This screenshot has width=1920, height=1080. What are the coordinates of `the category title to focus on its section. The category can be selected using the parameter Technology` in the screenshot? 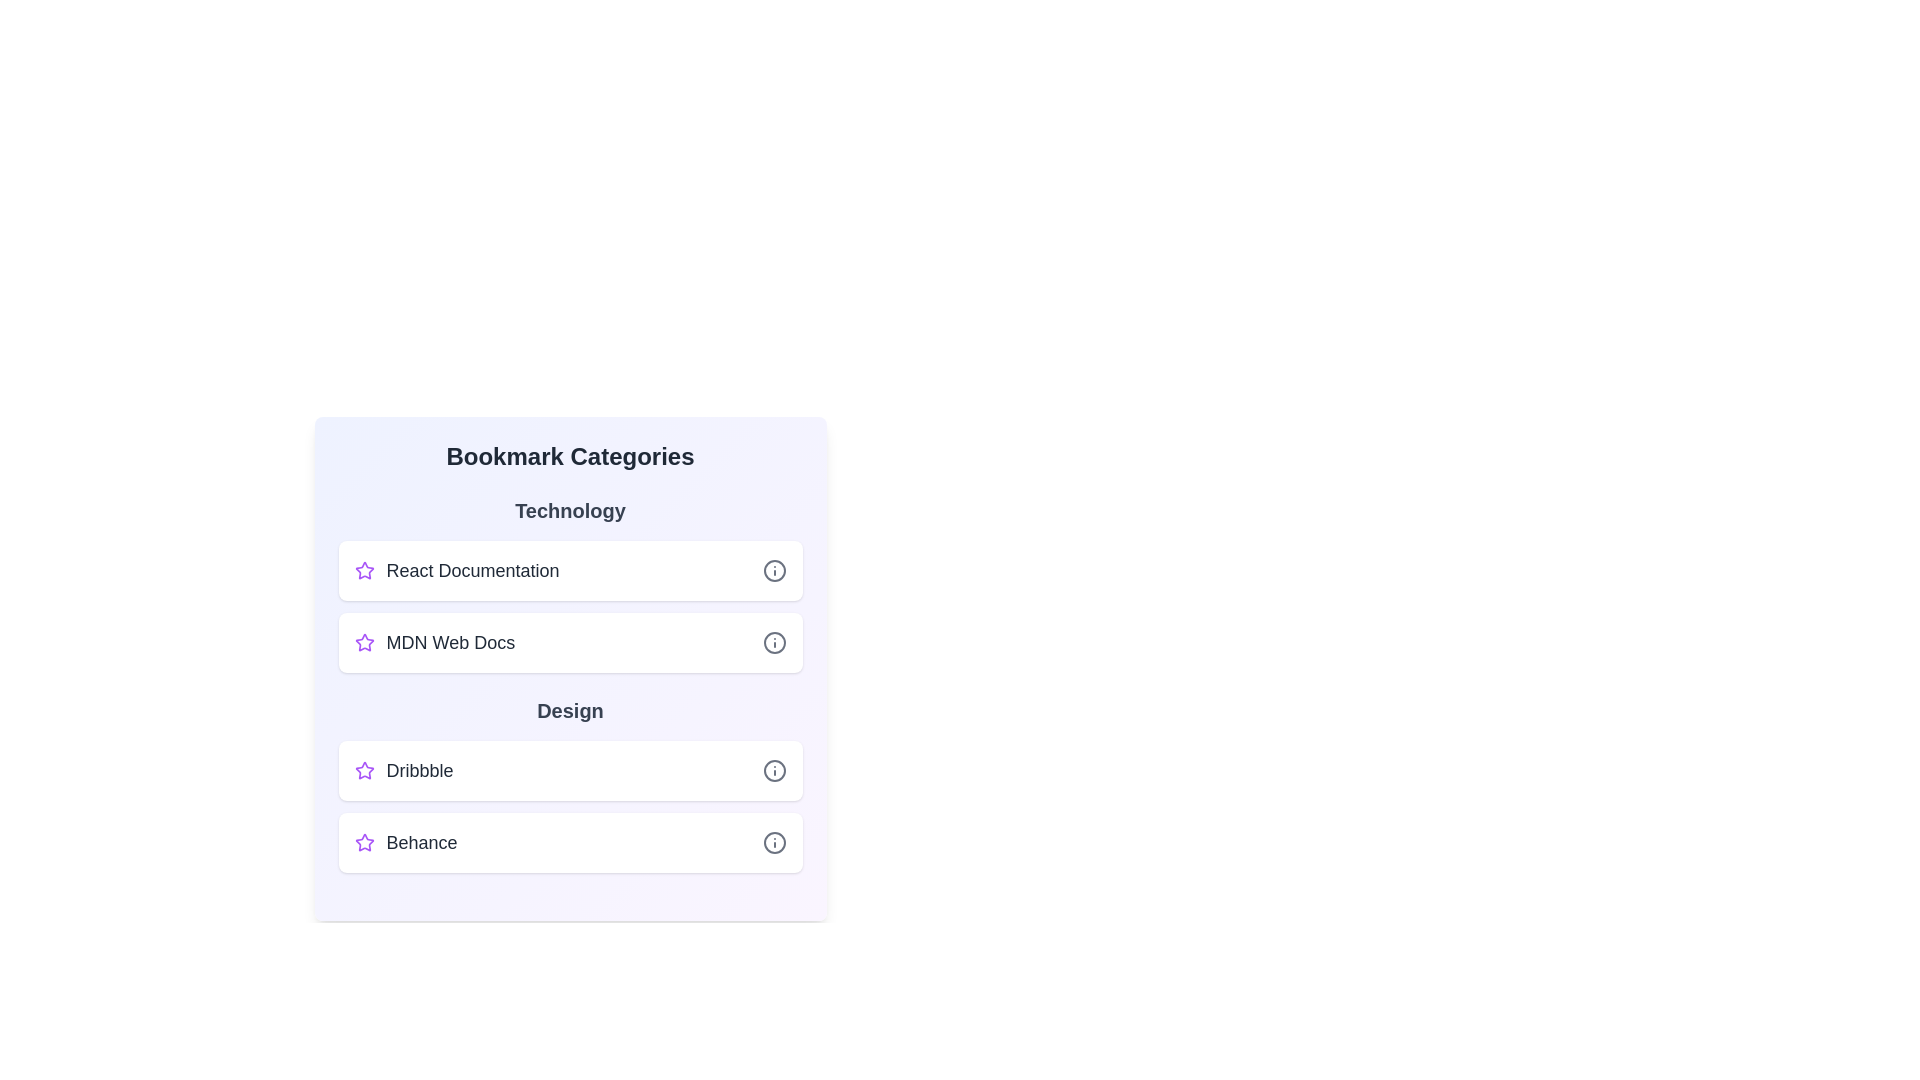 It's located at (569, 509).